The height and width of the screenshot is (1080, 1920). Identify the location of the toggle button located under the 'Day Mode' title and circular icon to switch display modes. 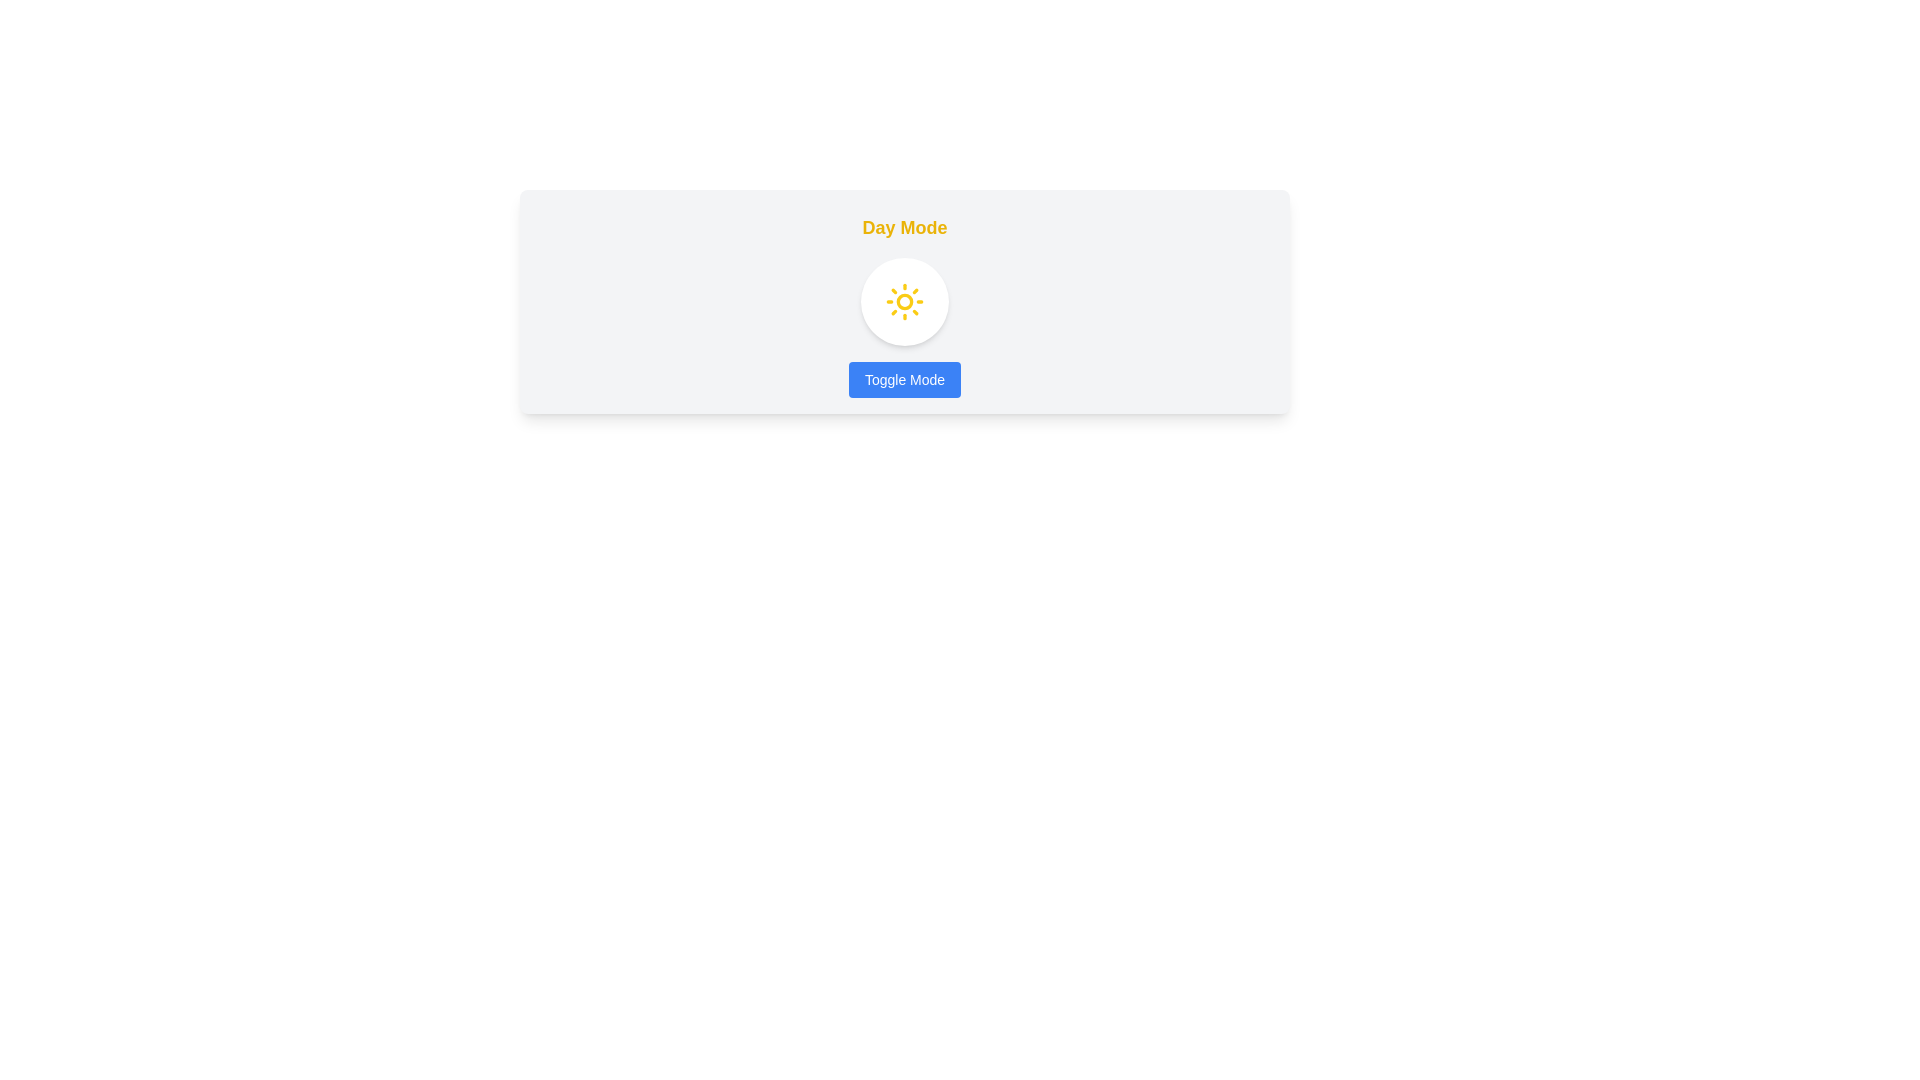
(903, 380).